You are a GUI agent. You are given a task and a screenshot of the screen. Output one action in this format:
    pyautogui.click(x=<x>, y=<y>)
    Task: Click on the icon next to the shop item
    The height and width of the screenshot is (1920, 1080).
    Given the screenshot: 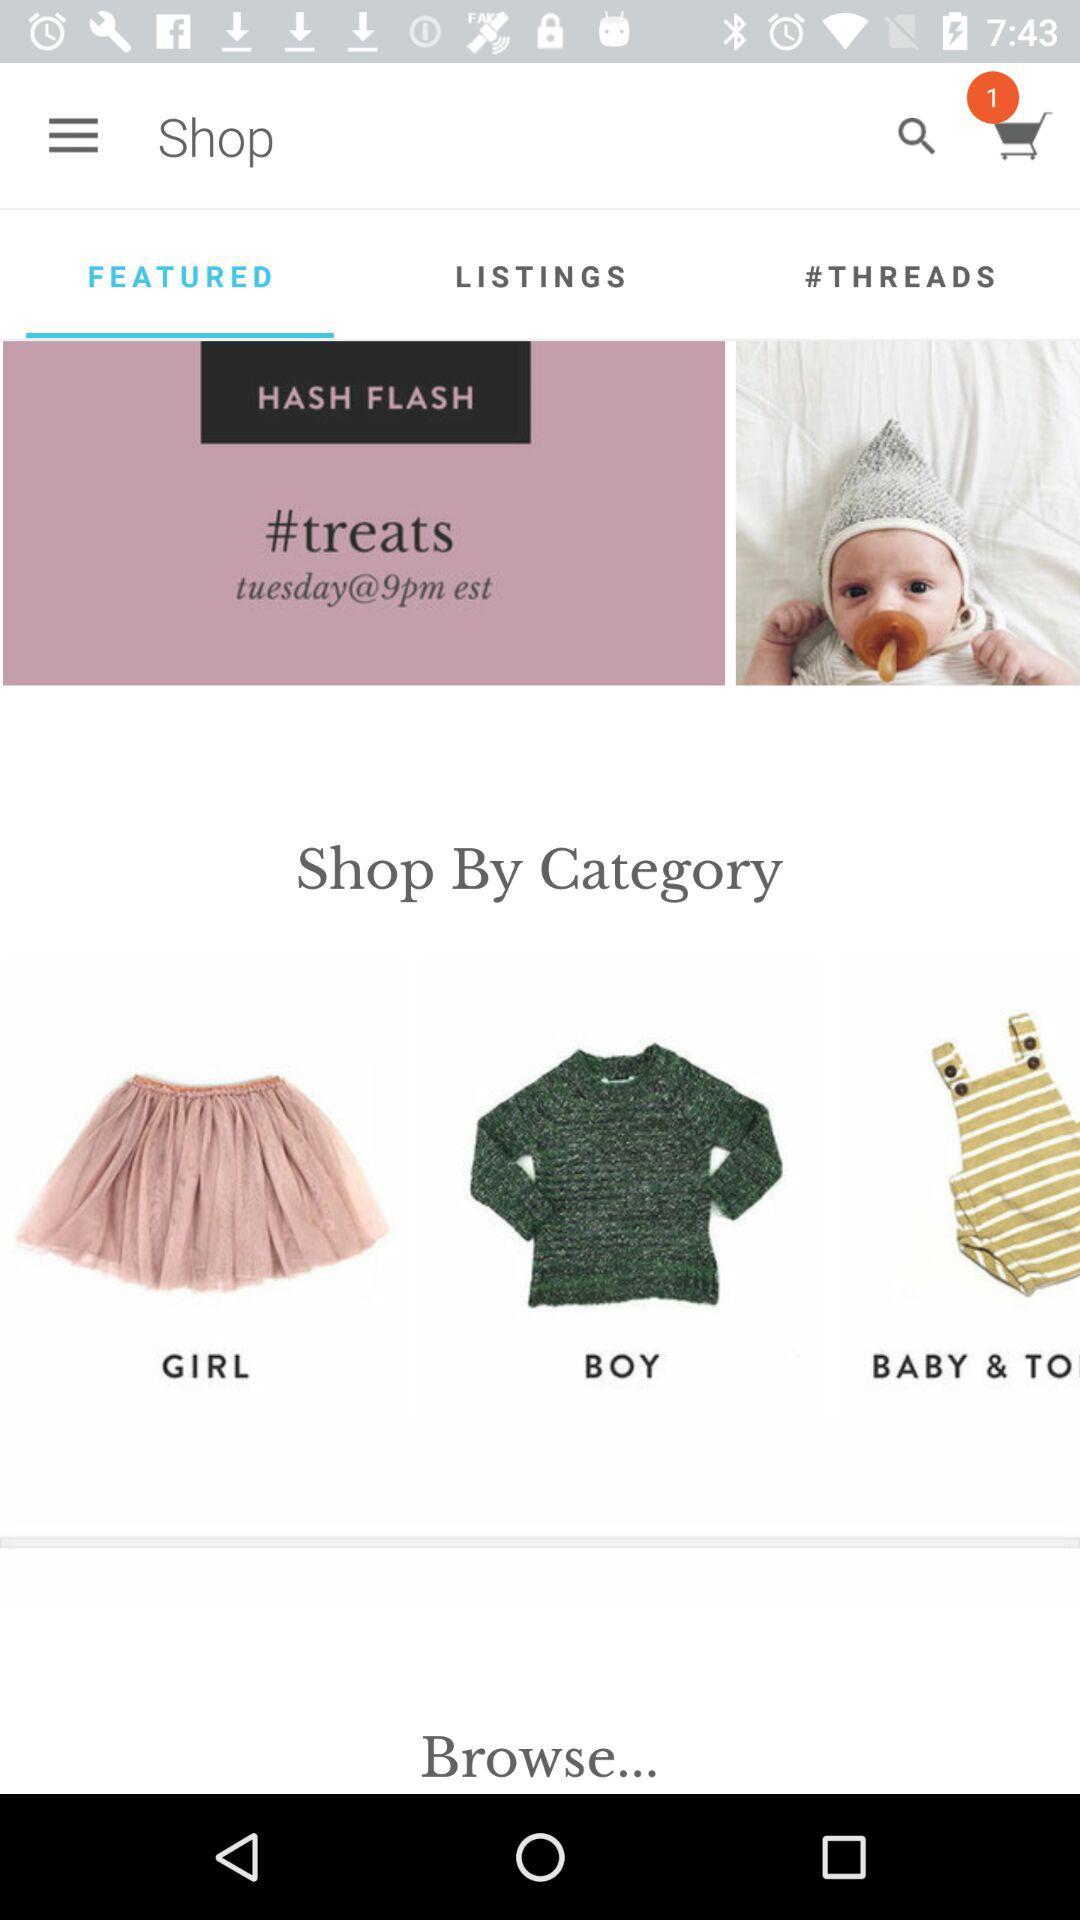 What is the action you would take?
    pyautogui.click(x=72, y=135)
    